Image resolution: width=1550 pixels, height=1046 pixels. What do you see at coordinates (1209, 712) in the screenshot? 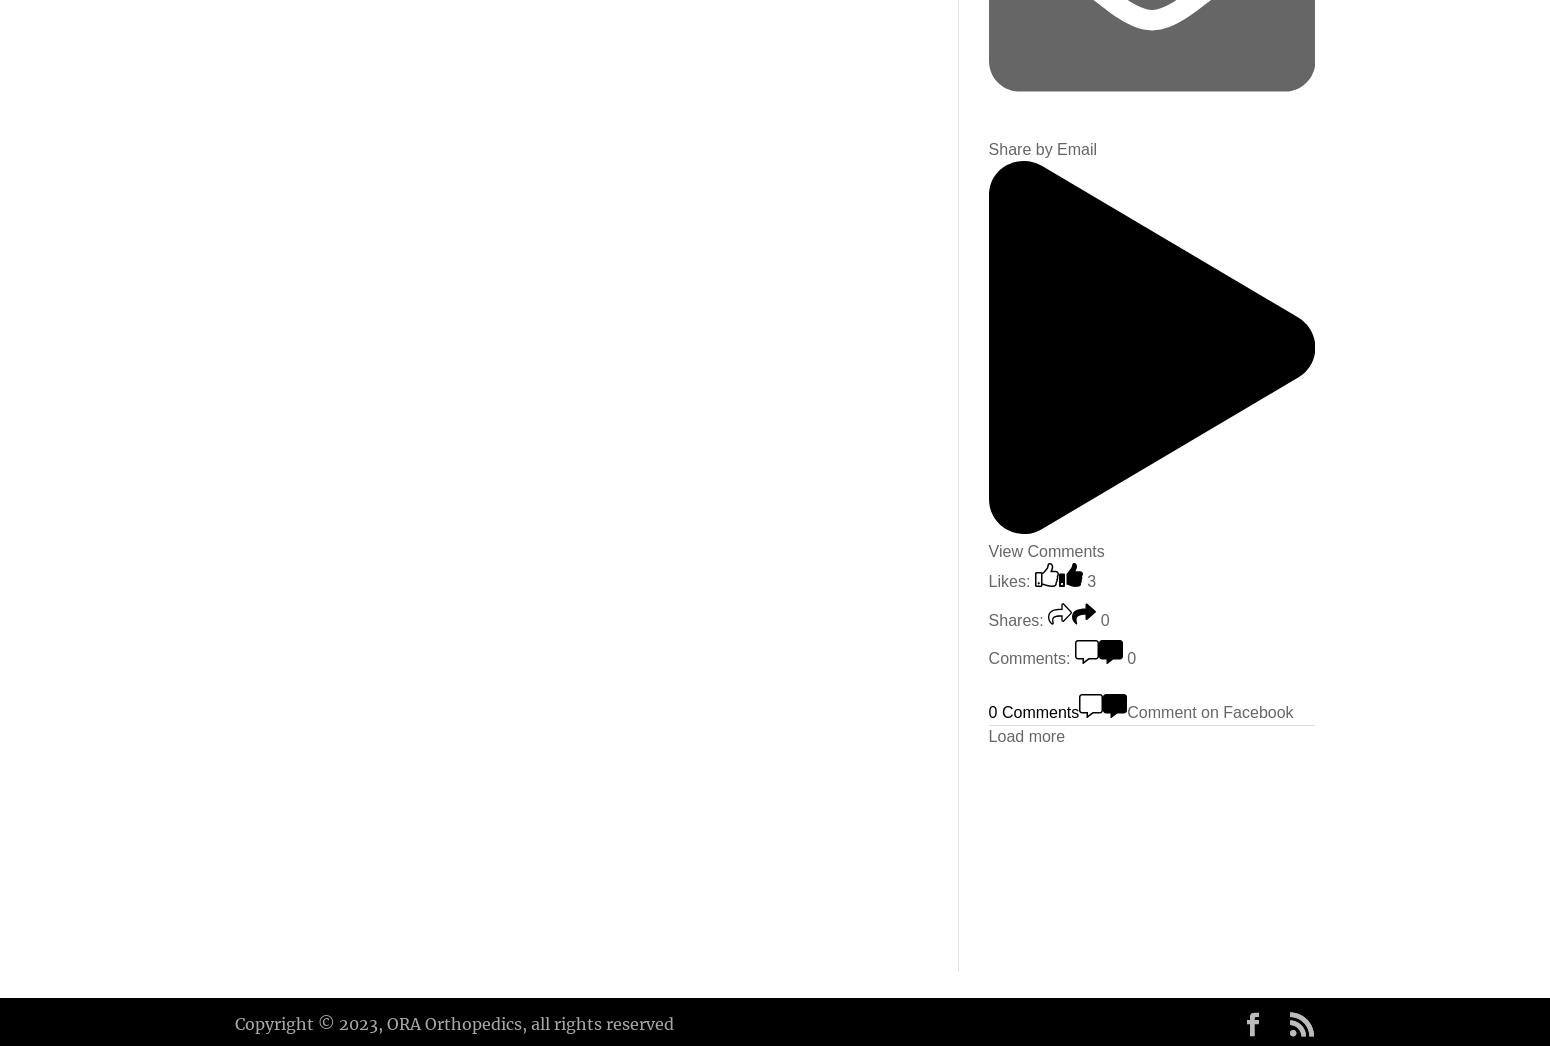
I see `'Comment on Facebook'` at bounding box center [1209, 712].